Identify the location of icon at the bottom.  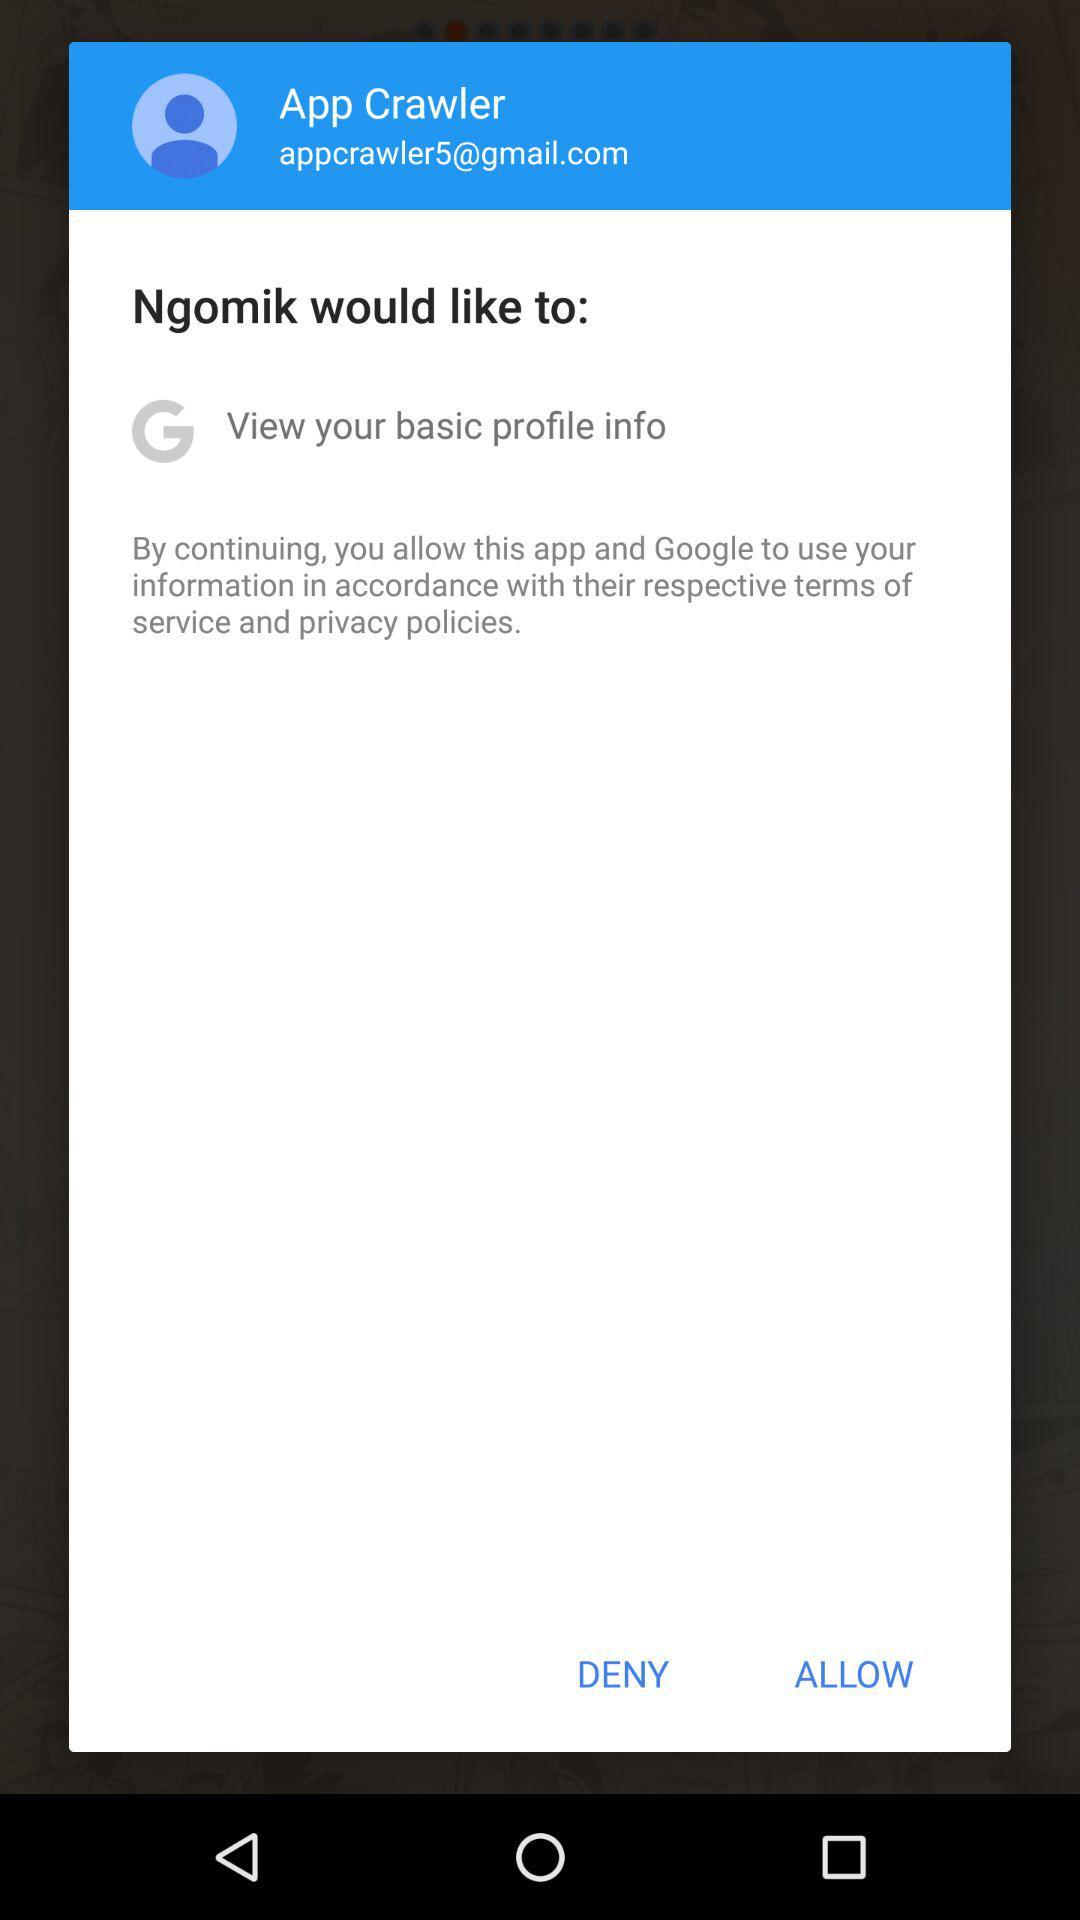
(621, 1673).